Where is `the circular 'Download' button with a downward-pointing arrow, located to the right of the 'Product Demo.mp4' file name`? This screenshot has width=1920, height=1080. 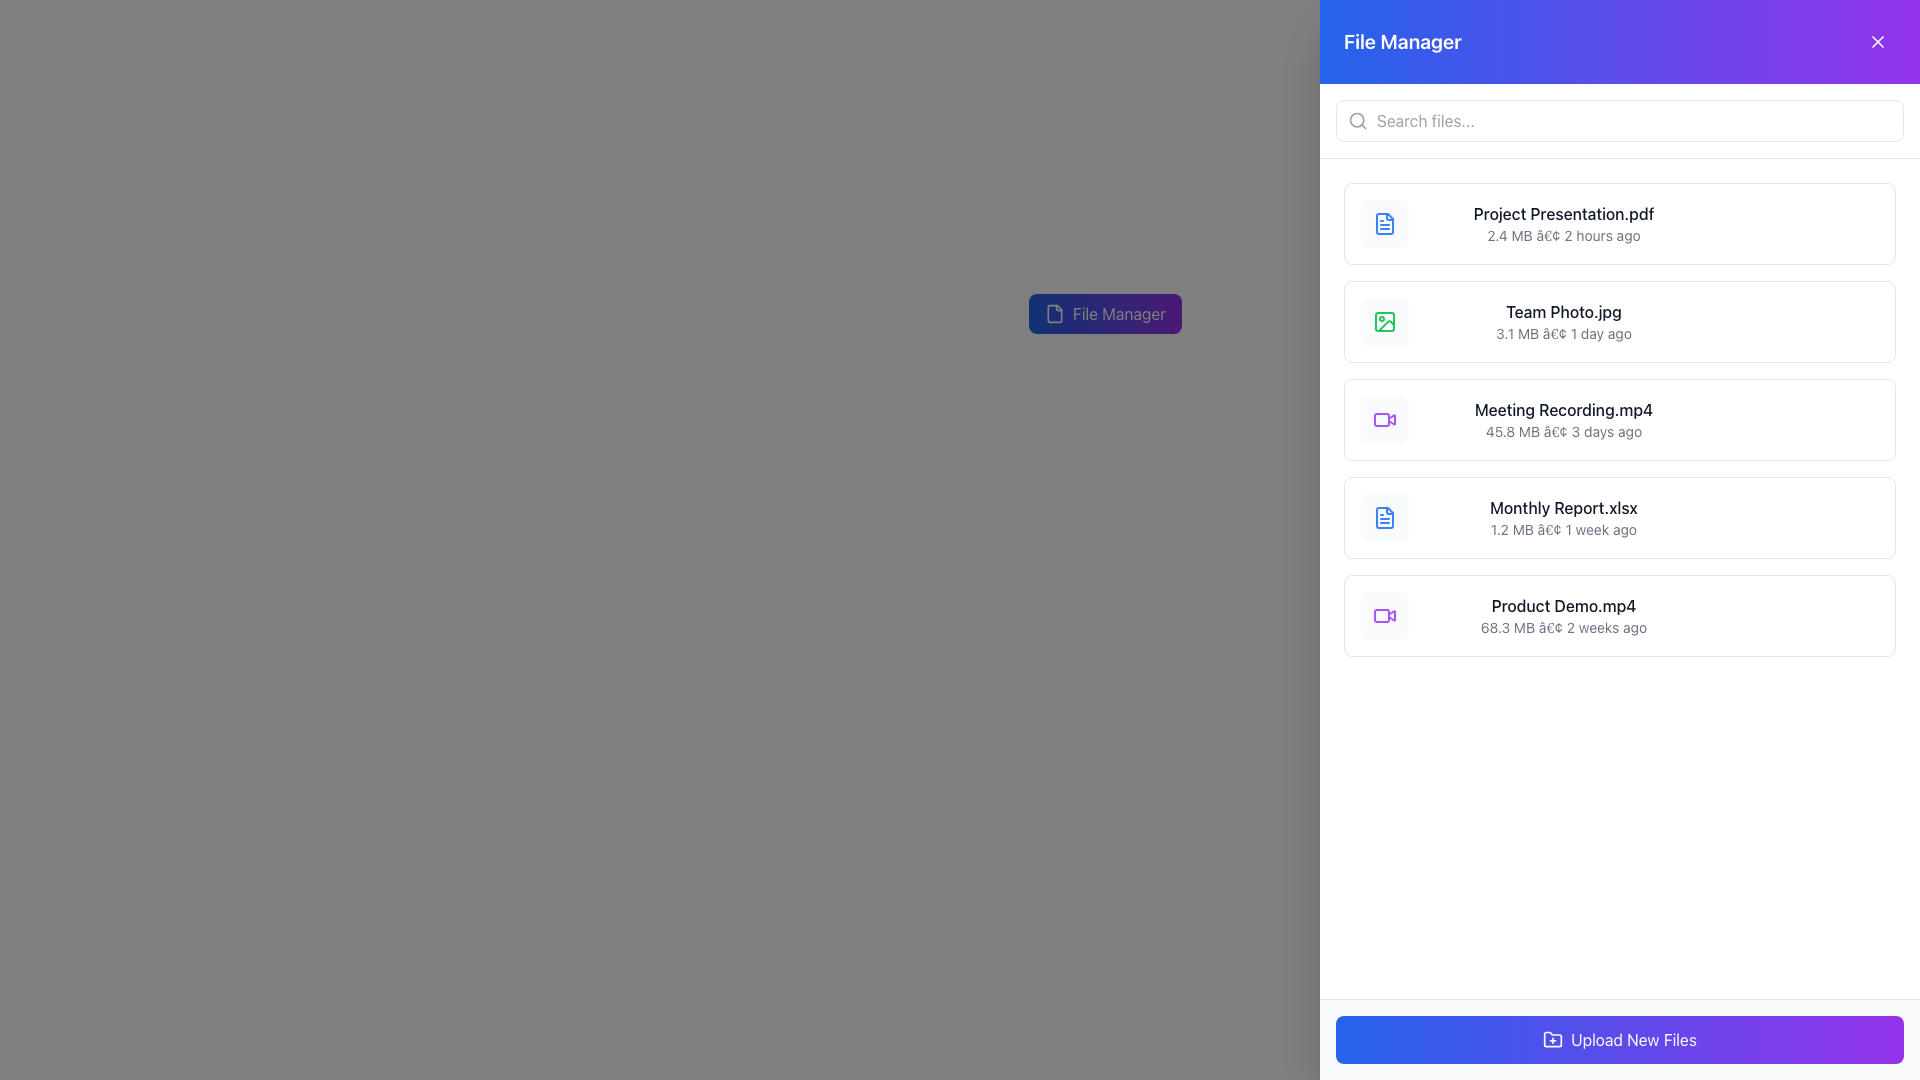 the circular 'Download' button with a downward-pointing arrow, located to the right of the 'Product Demo.mp4' file name is located at coordinates (1777, 615).